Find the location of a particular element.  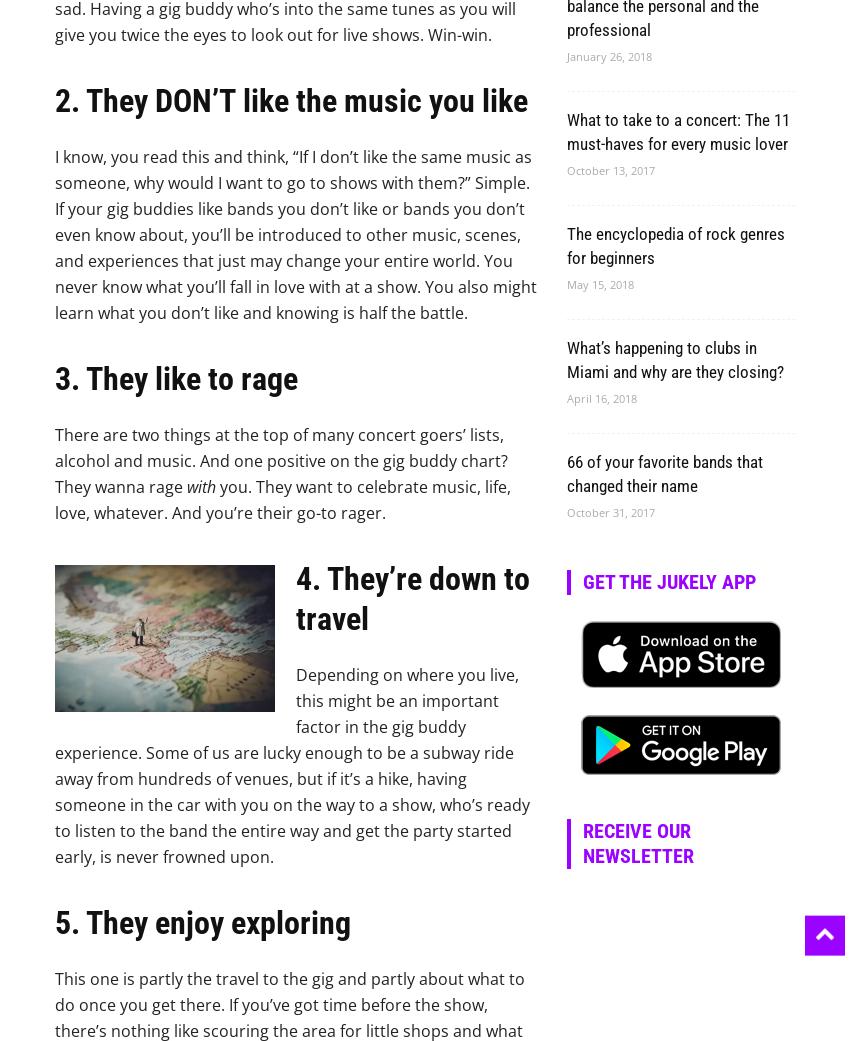

'4. They’re down to travel' is located at coordinates (413, 598).